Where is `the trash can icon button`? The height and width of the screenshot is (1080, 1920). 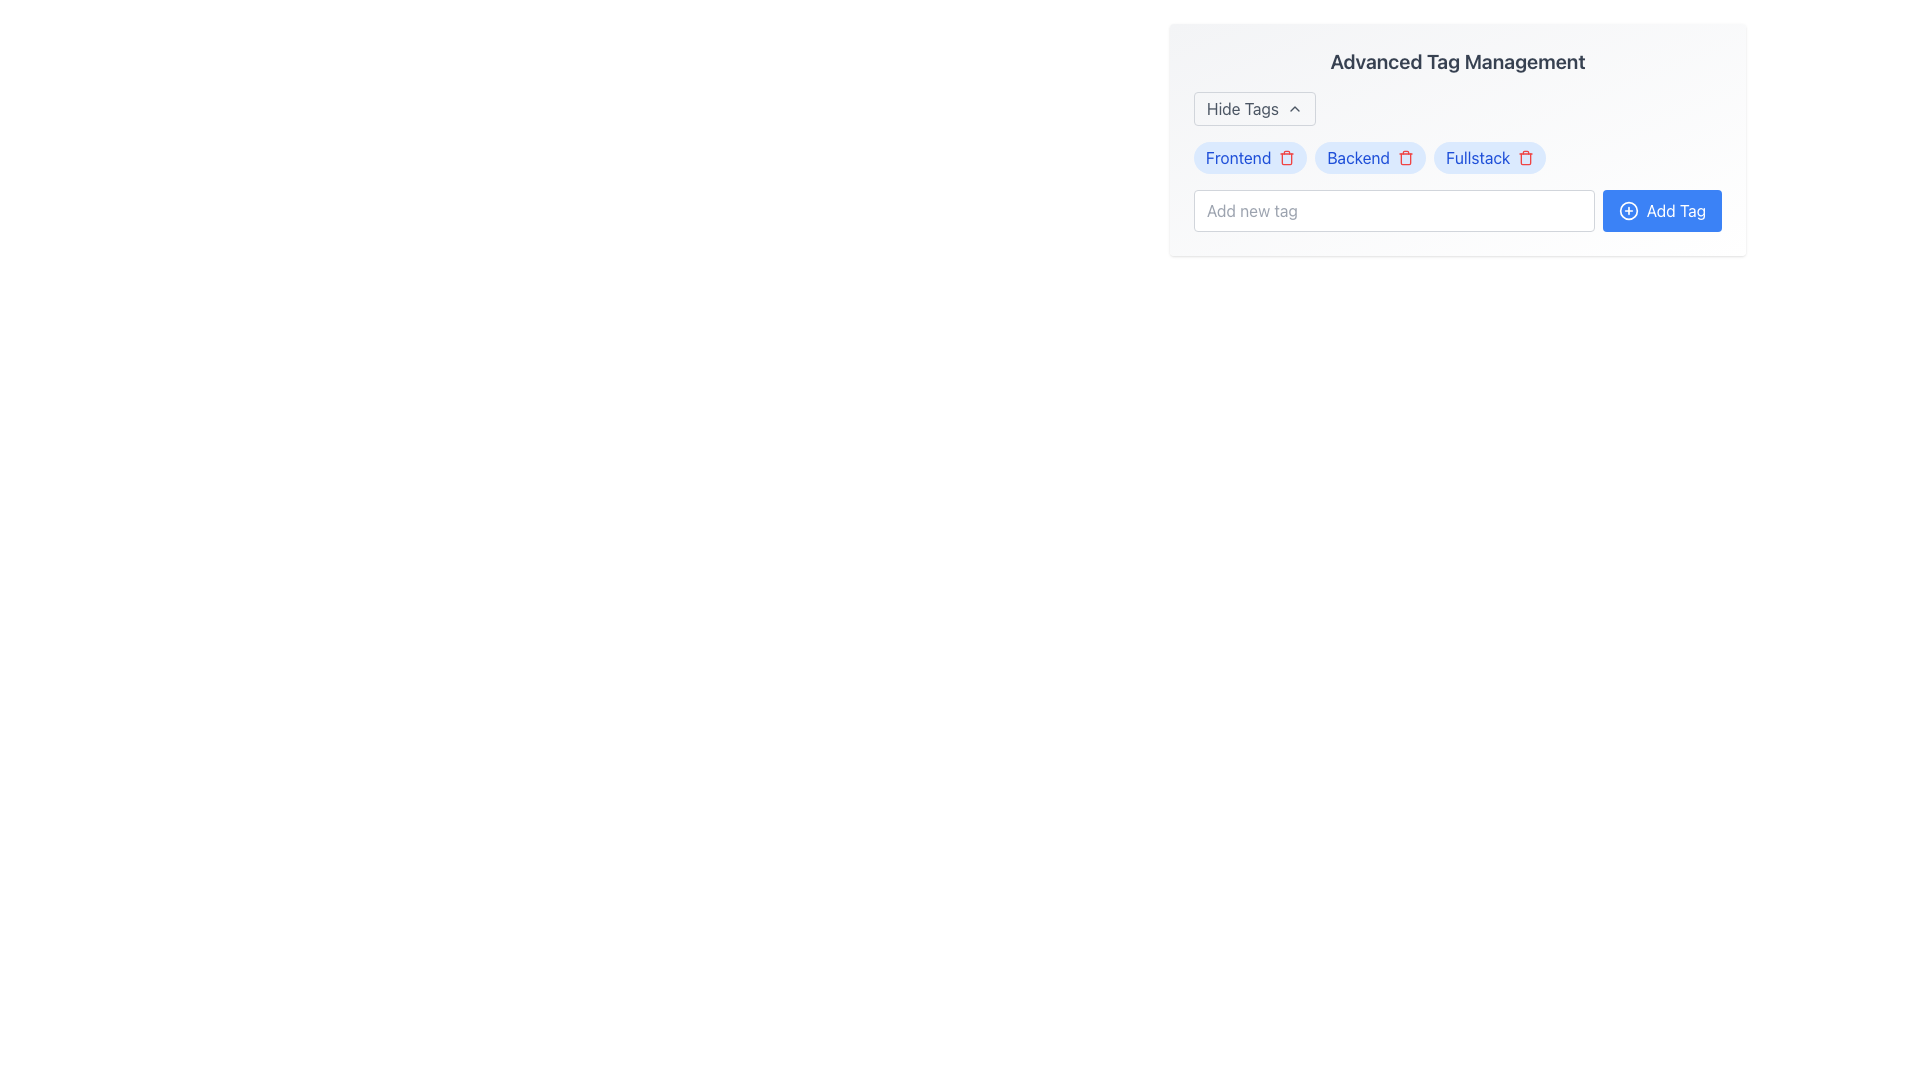
the trash can icon button is located at coordinates (1405, 157).